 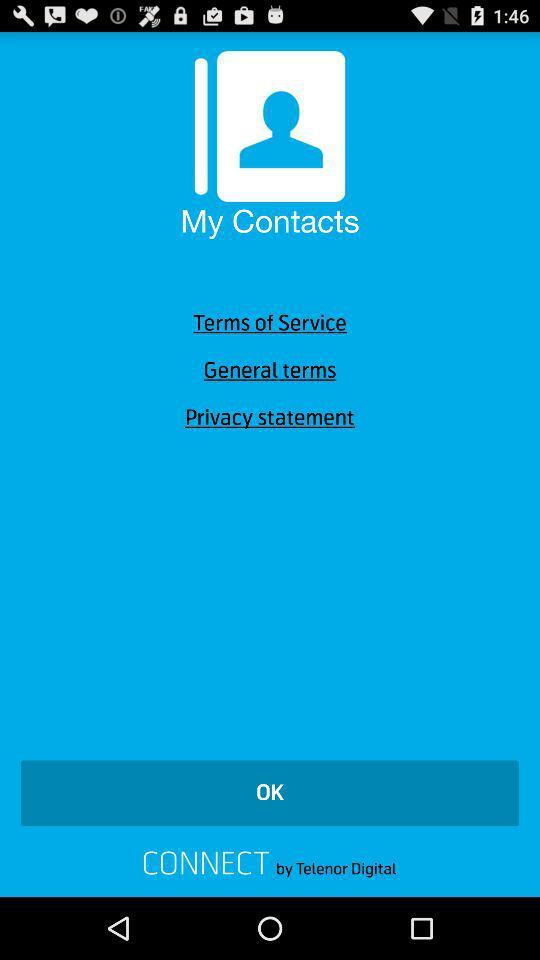 I want to click on general terms item, so click(x=270, y=369).